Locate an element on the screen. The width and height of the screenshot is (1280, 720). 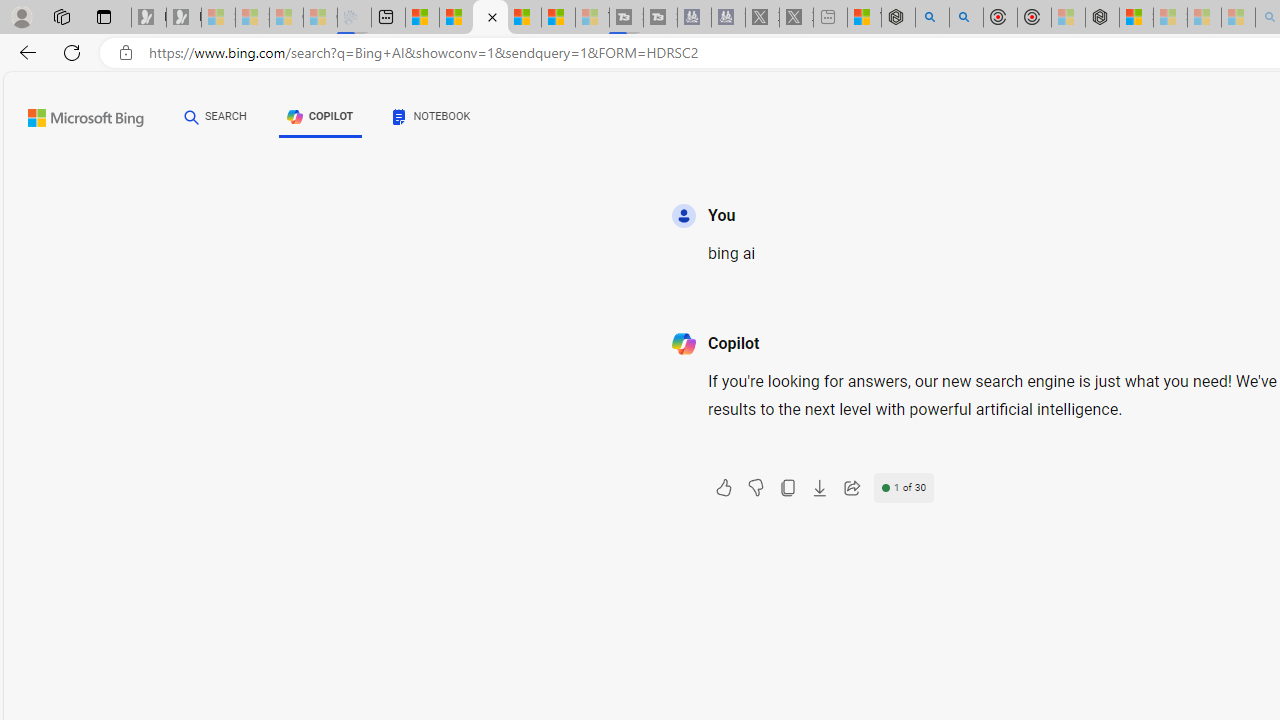
'Like' is located at coordinates (722, 488).